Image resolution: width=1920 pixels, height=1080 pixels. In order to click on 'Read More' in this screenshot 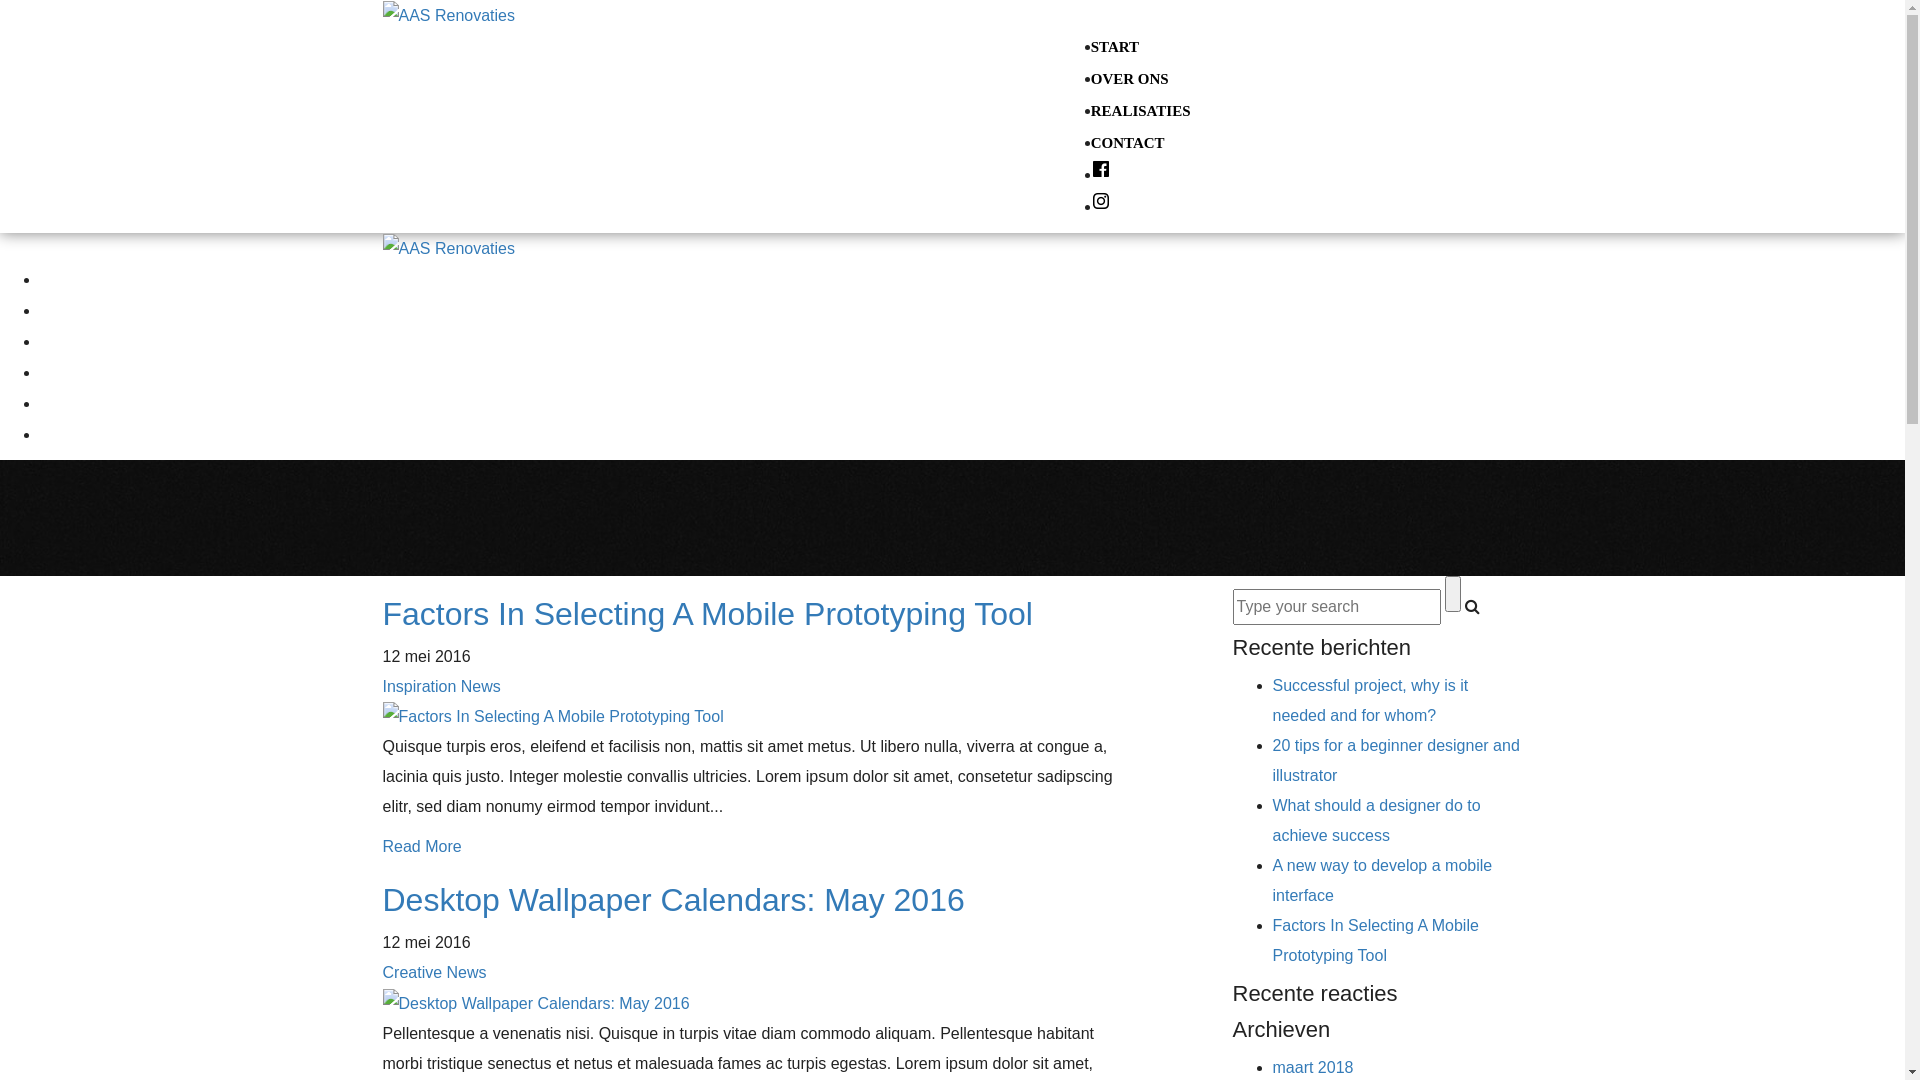, I will do `click(420, 846)`.